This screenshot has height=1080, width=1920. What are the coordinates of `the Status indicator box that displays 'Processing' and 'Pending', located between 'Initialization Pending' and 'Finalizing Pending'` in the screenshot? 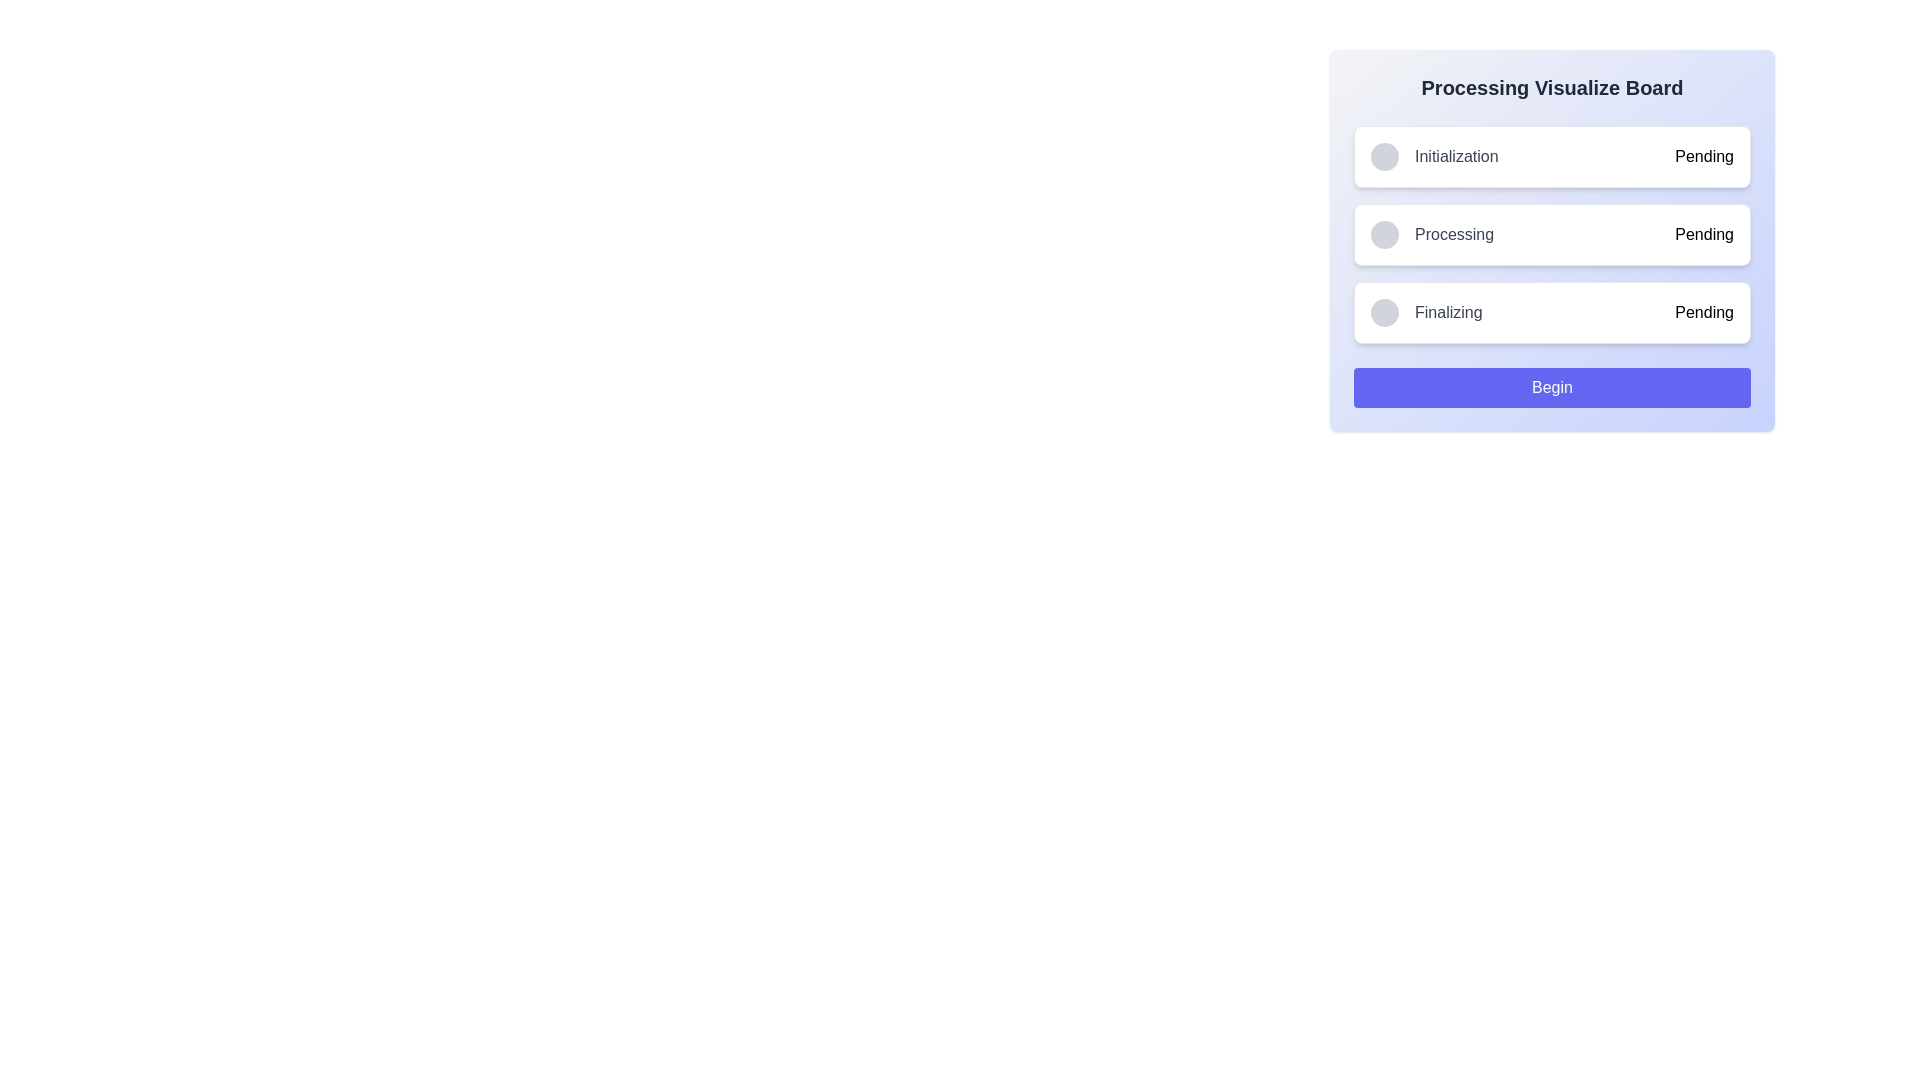 It's located at (1551, 234).